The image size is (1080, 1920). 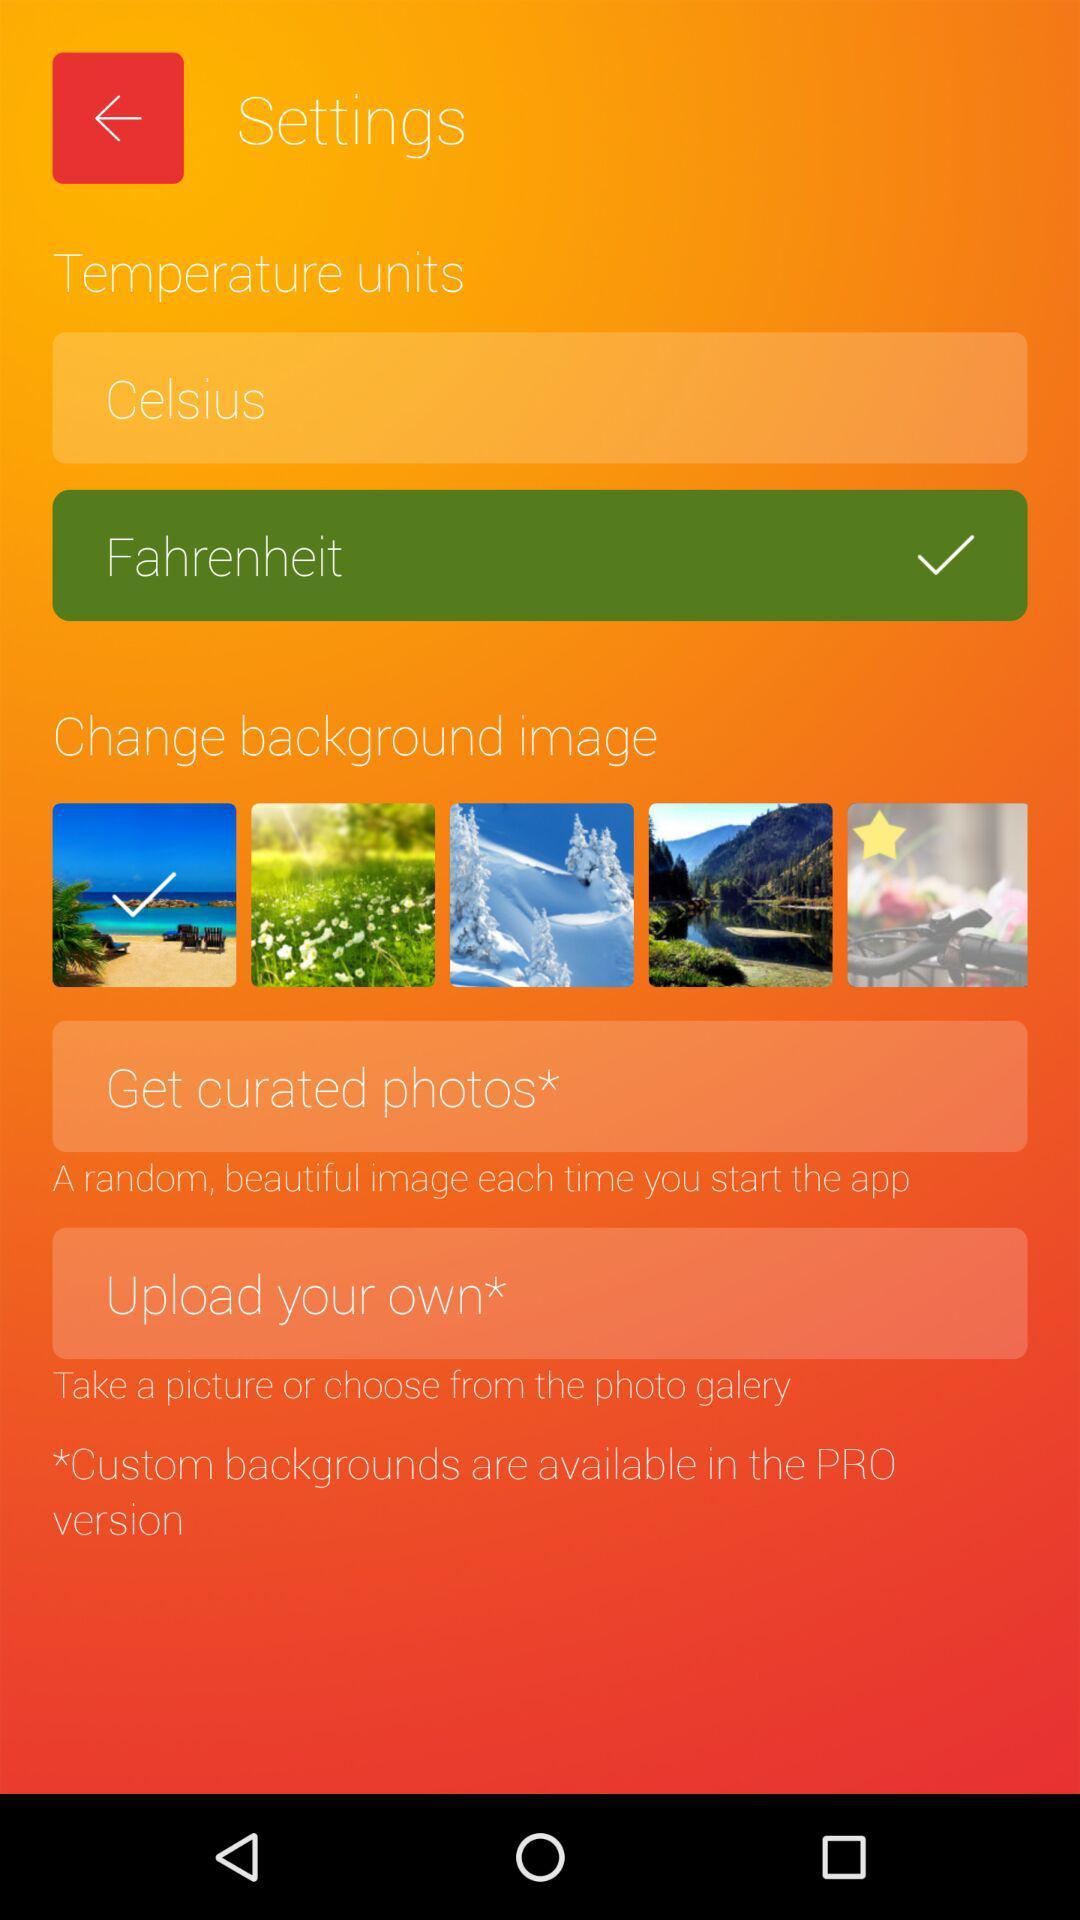 I want to click on icon below take a picture item, so click(x=540, y=1490).